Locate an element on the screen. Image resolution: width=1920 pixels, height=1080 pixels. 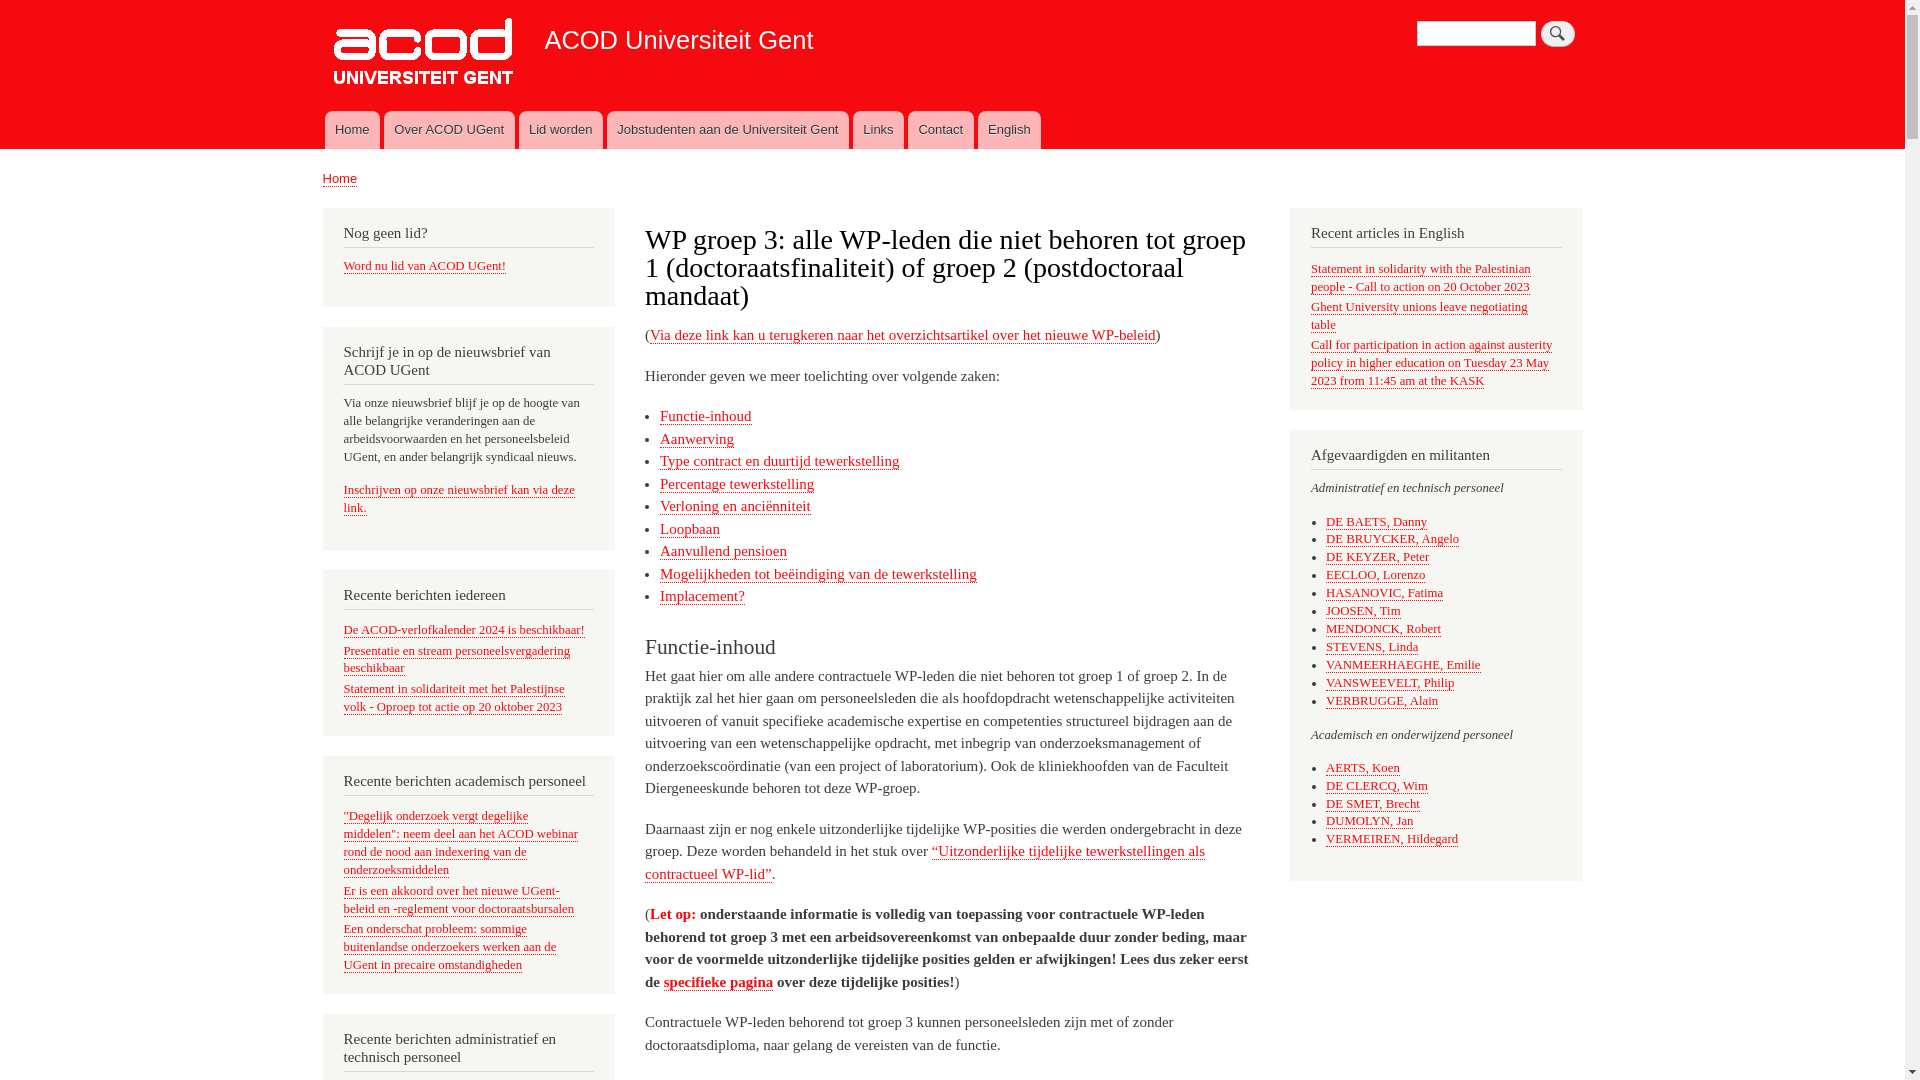
'Functie-inhoud' is located at coordinates (705, 415).